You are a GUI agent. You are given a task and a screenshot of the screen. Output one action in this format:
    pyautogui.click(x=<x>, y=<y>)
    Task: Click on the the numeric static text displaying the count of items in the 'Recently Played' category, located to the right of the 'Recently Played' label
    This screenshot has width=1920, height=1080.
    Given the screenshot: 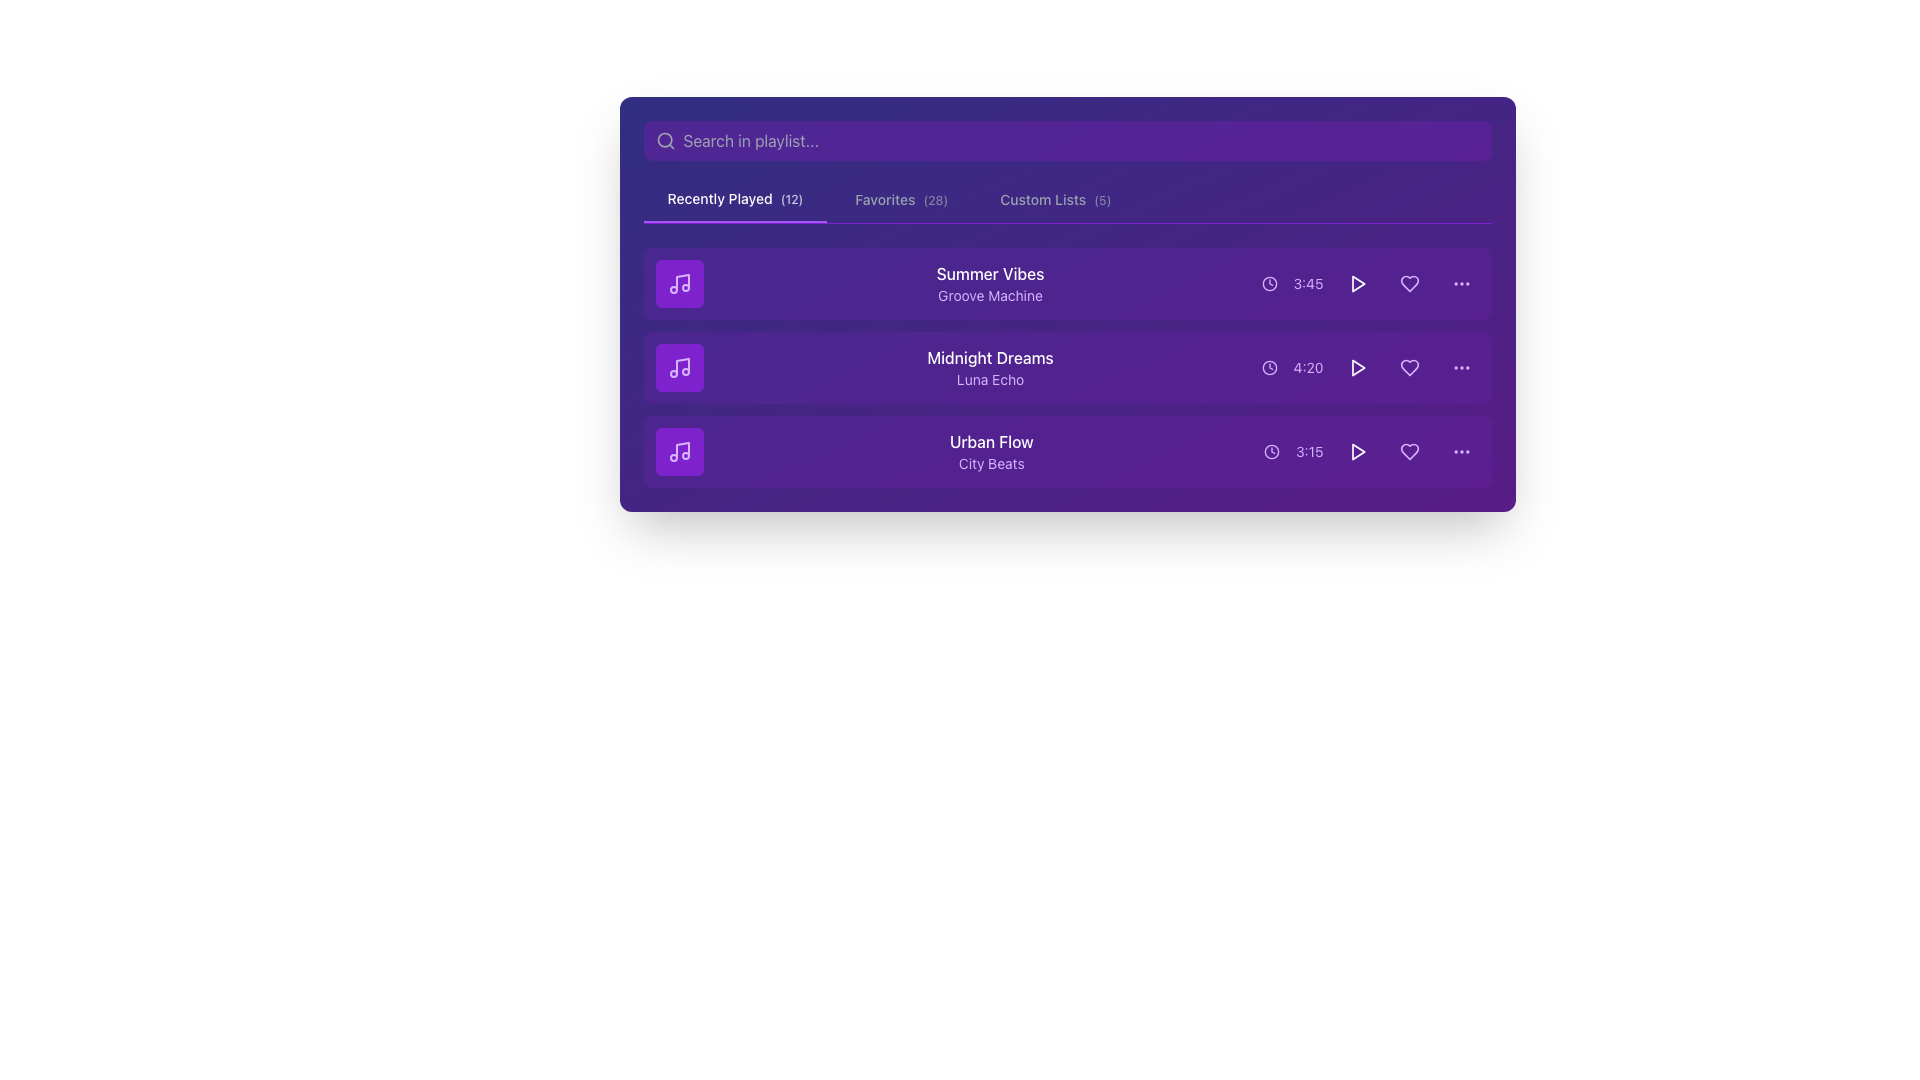 What is the action you would take?
    pyautogui.click(x=791, y=199)
    